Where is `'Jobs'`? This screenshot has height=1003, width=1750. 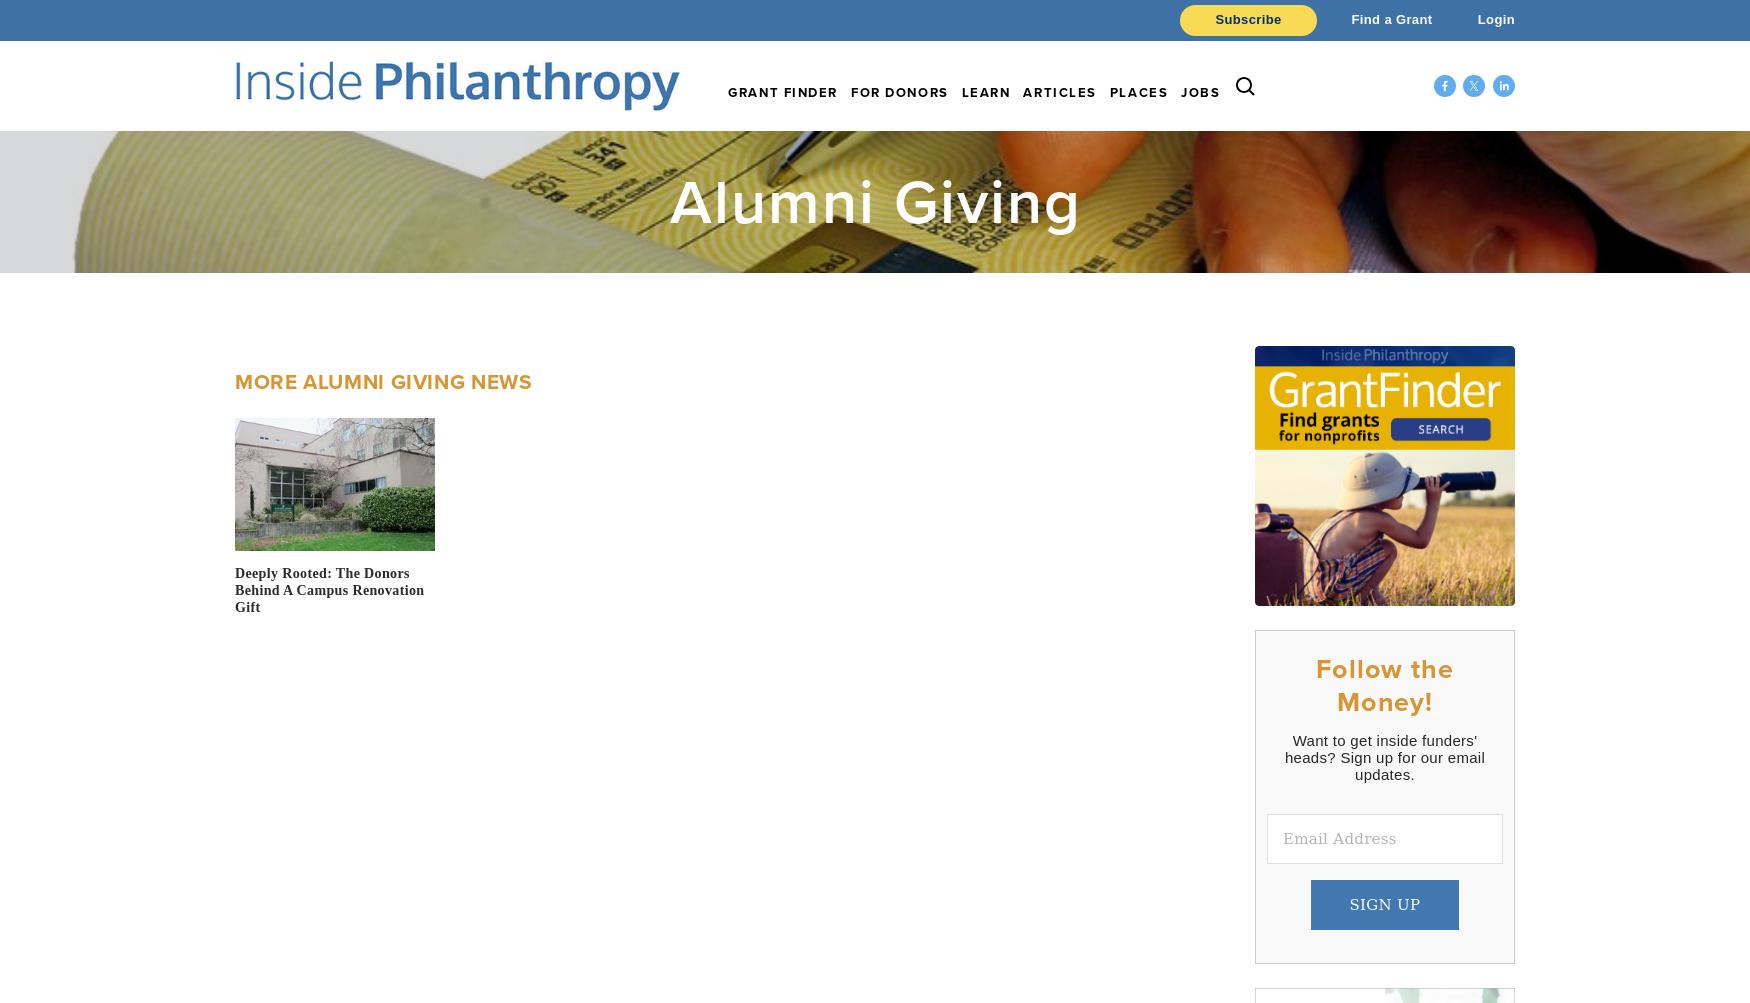 'Jobs' is located at coordinates (1180, 92).